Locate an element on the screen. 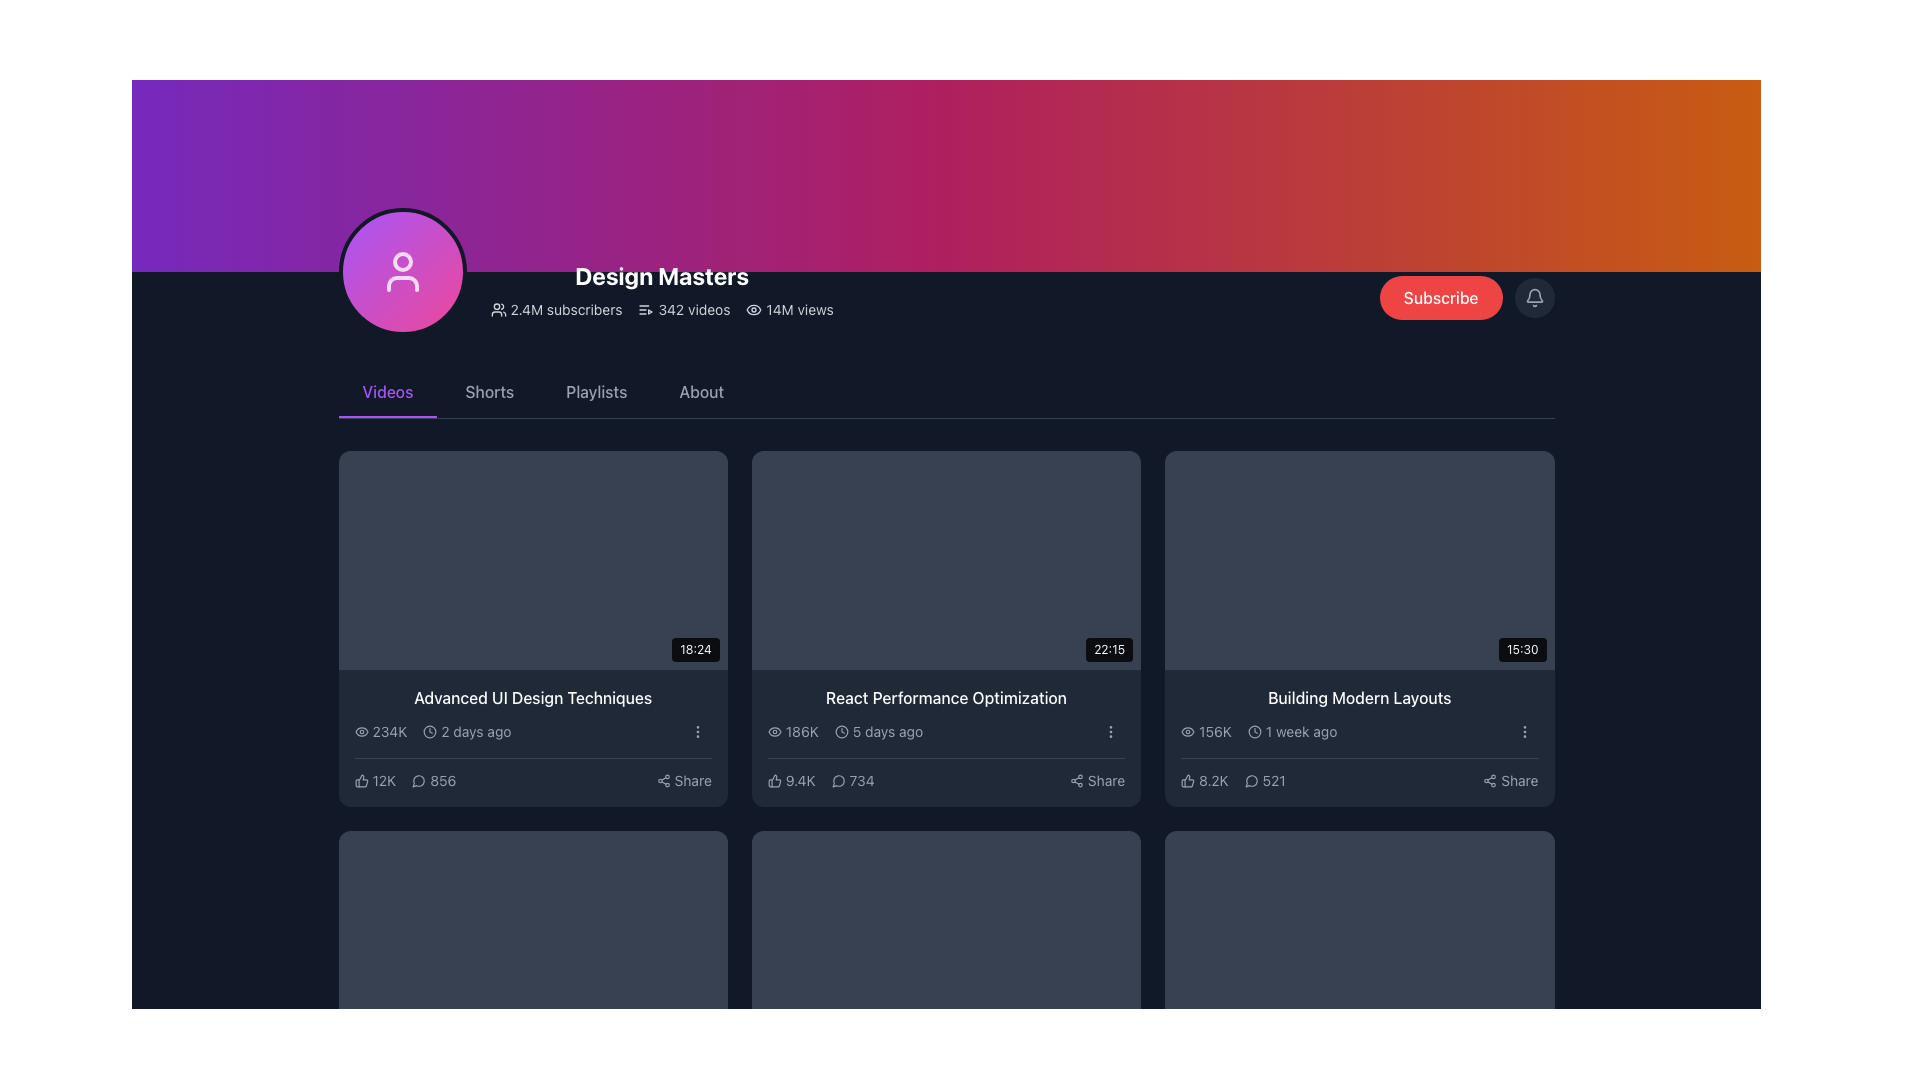  the Vertical ellipsis icon located at the center of the third card in the second row of the grid layout is located at coordinates (697, 732).